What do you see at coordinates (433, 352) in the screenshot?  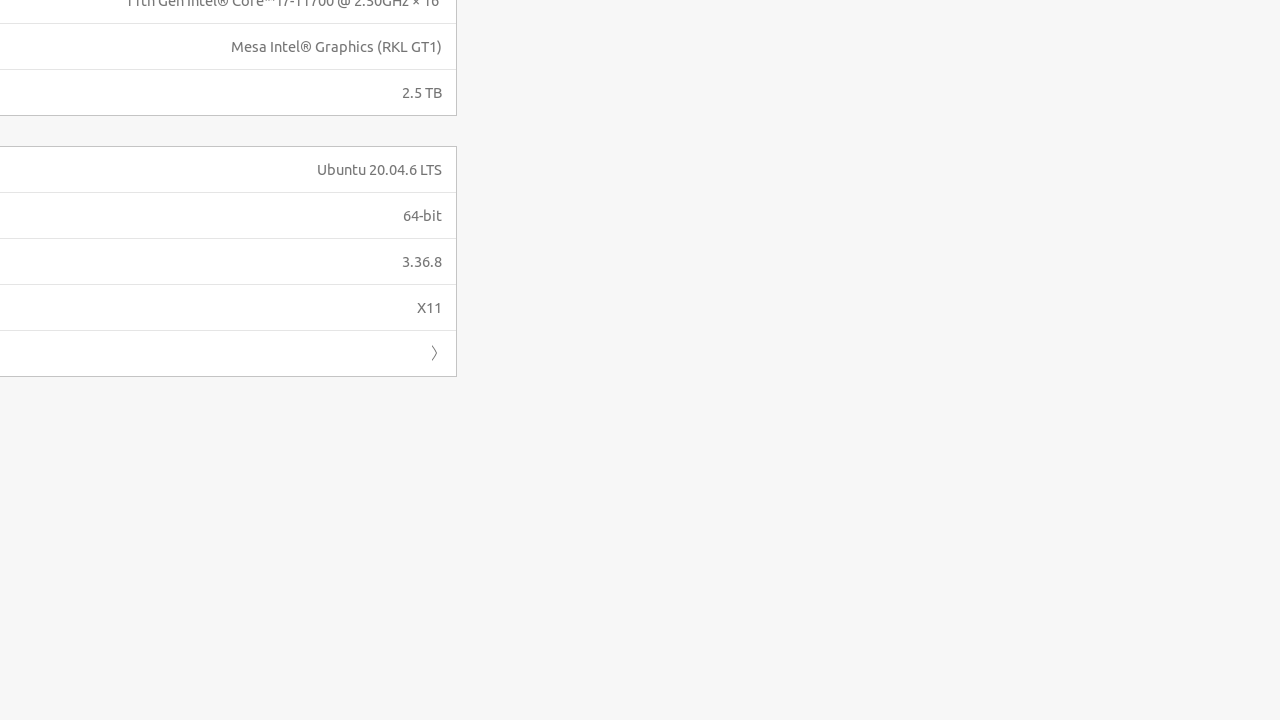 I see `'Forward'` at bounding box center [433, 352].